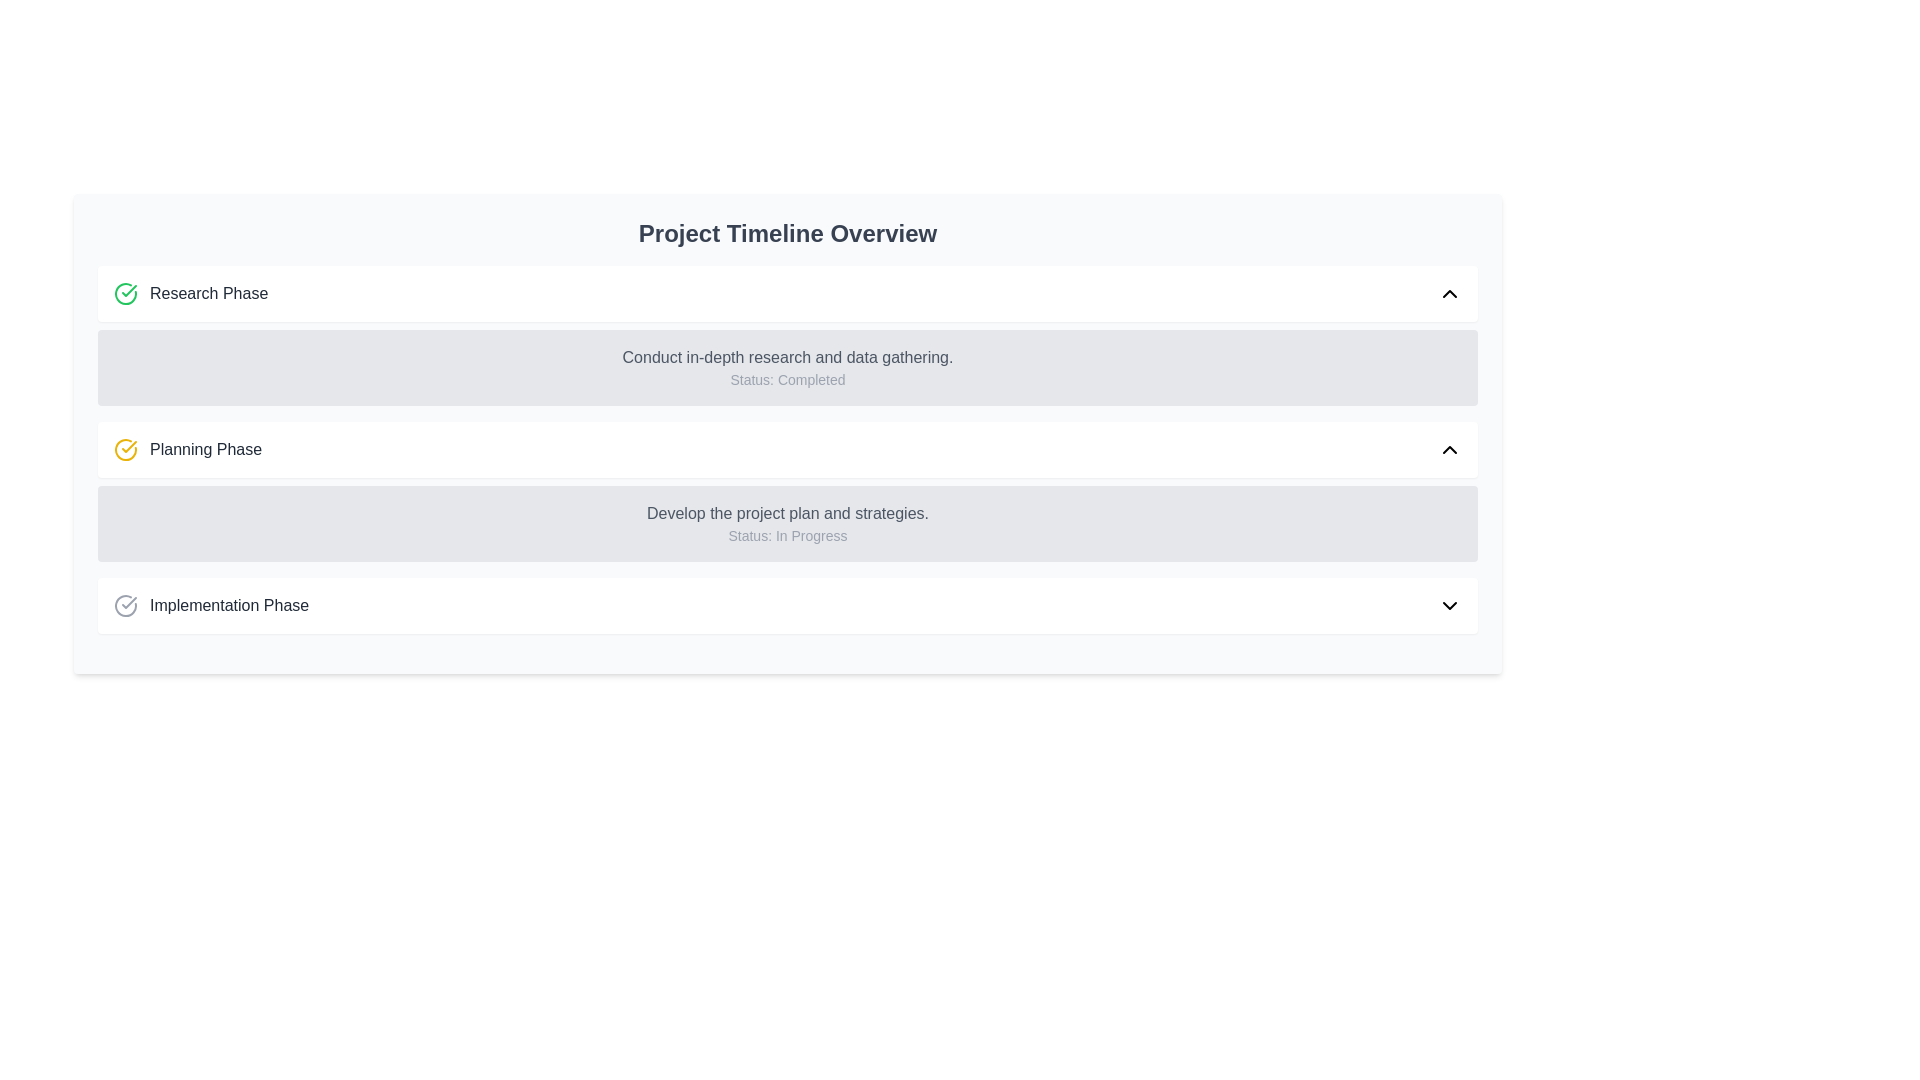  Describe the element at coordinates (191, 293) in the screenshot. I see `the 'Research Phase' label in the 'Project Timeline Overview' section, which indicates the current or completed phase of the project timeline` at that location.